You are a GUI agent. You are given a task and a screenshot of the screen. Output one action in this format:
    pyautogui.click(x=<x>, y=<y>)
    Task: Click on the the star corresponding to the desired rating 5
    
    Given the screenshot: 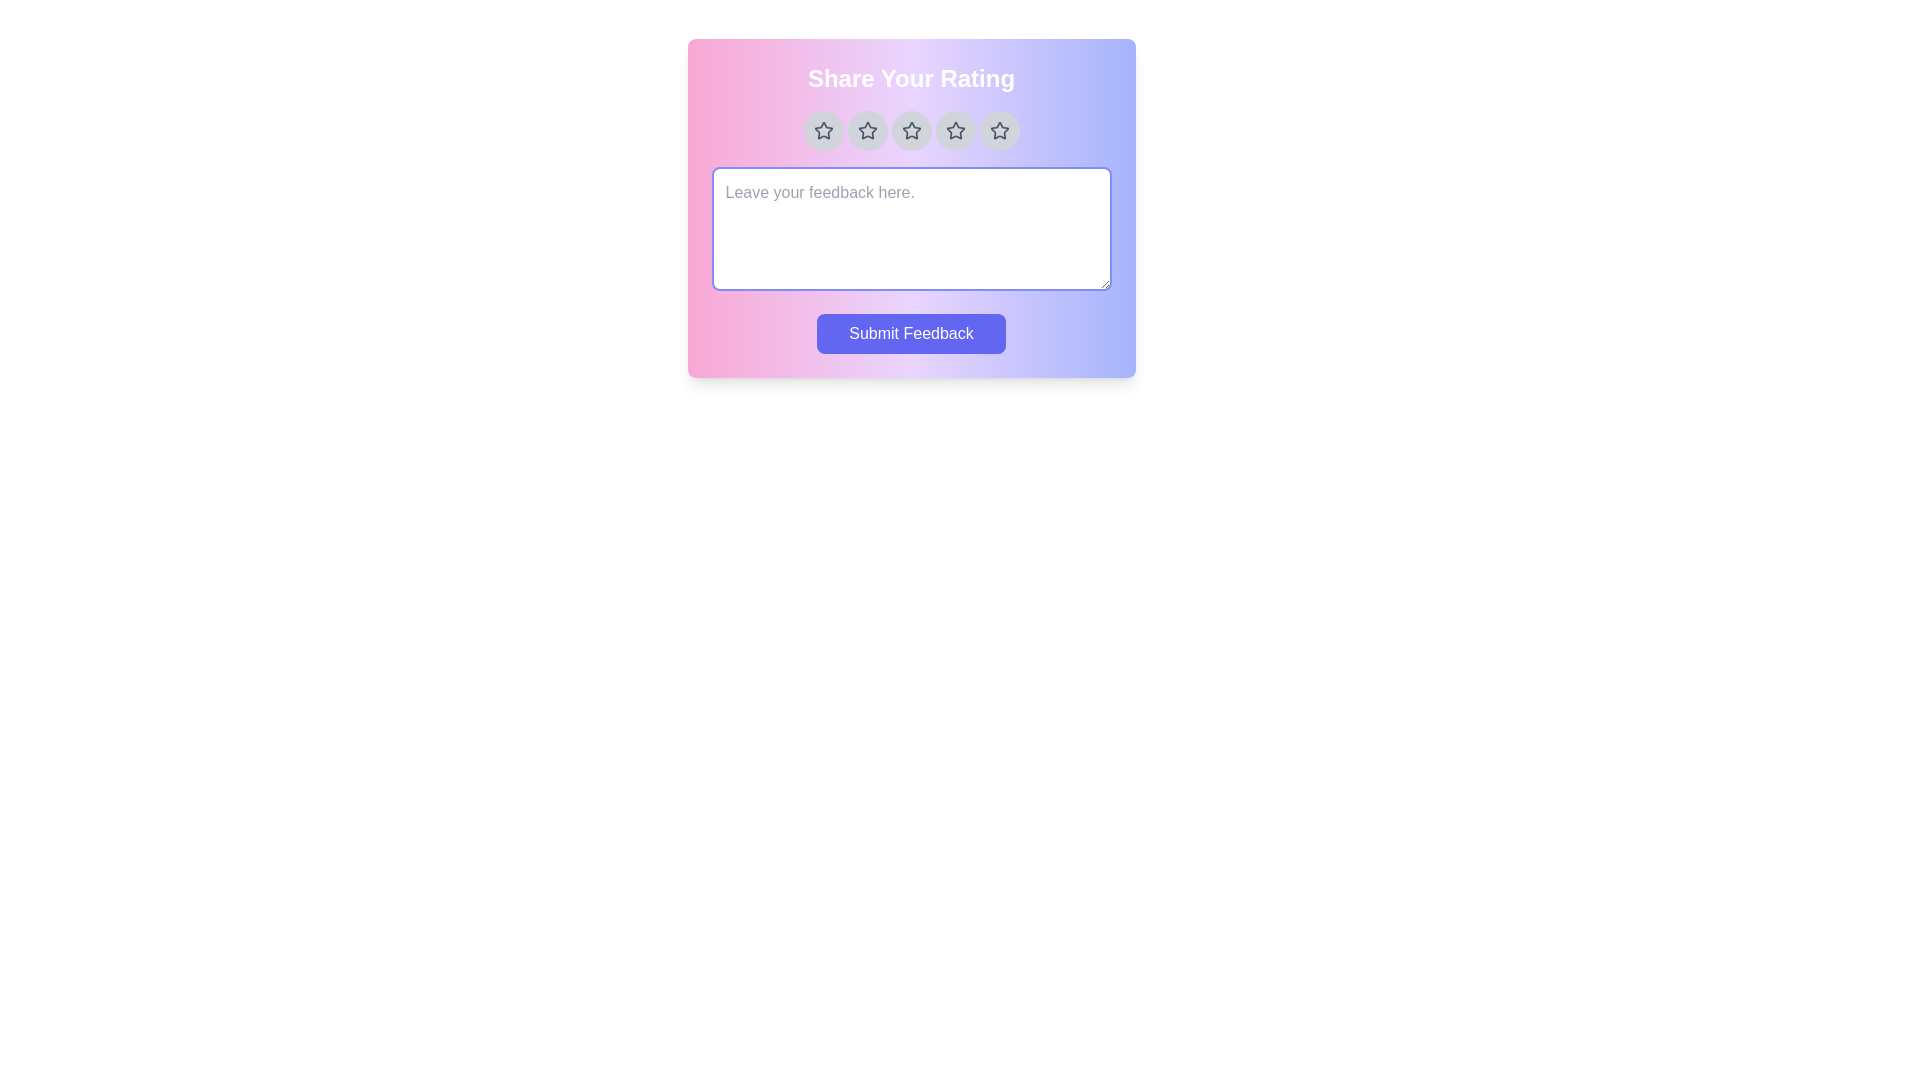 What is the action you would take?
    pyautogui.click(x=999, y=131)
    